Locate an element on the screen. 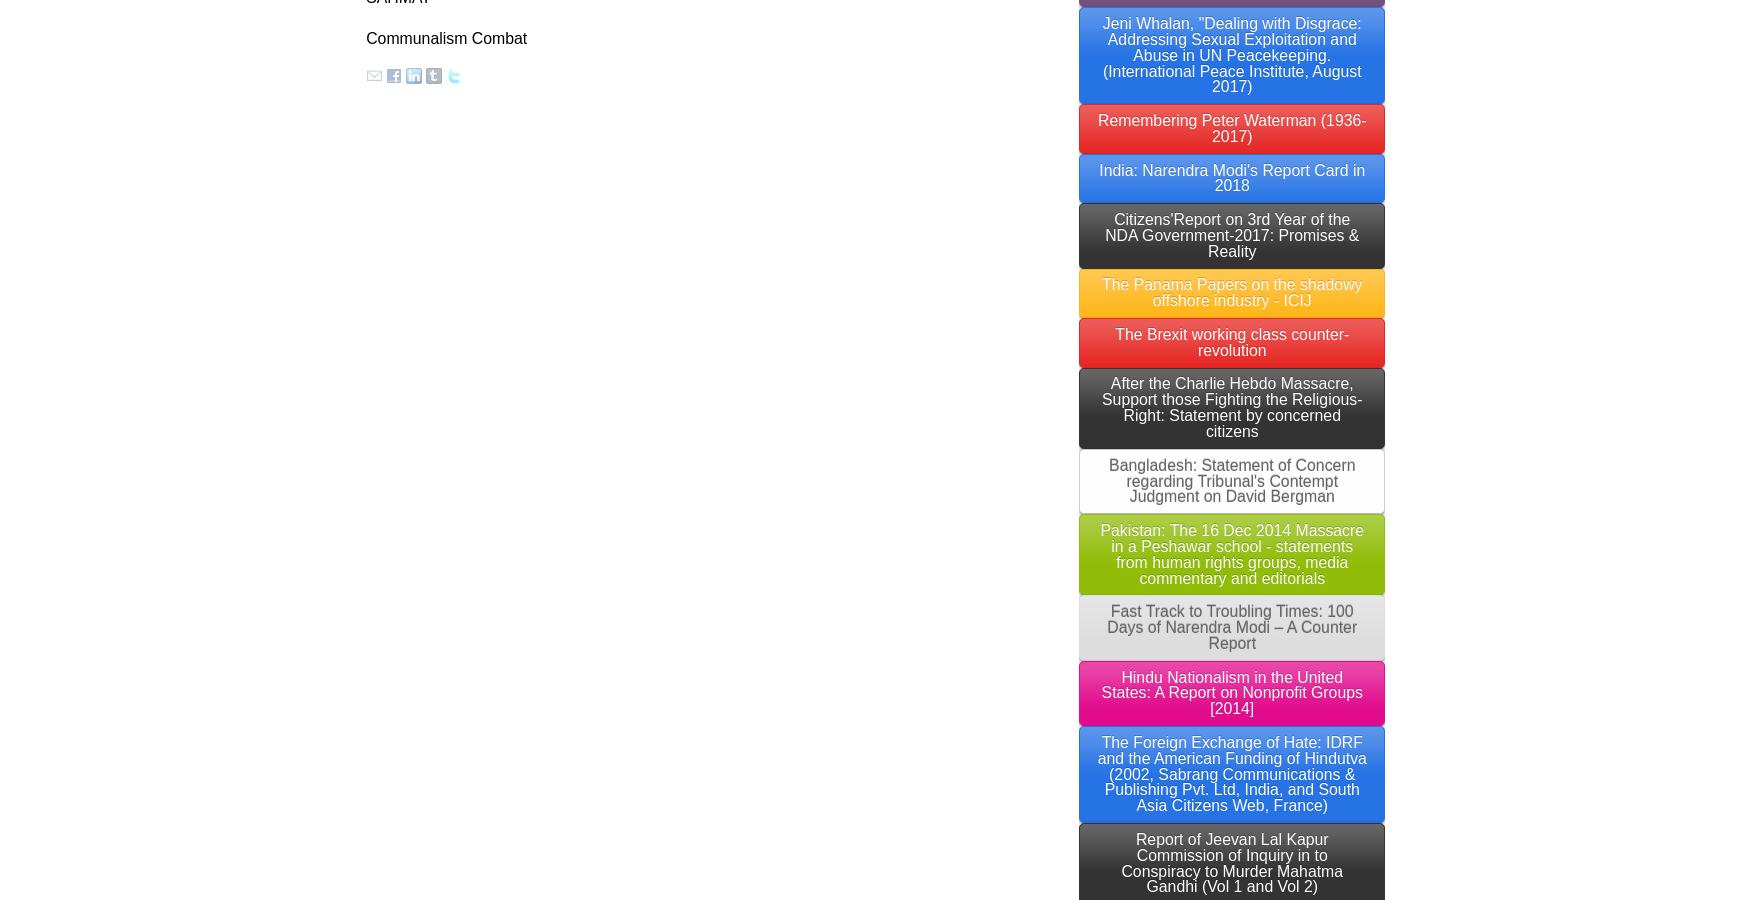 The width and height of the screenshot is (1750, 900). 'Report of Jeevan Lal Kapur Commission of Inquiry in to Conspiracy to Murder Mahatma Gandhi (Vol 1 and Vol 2)' is located at coordinates (1232, 862).